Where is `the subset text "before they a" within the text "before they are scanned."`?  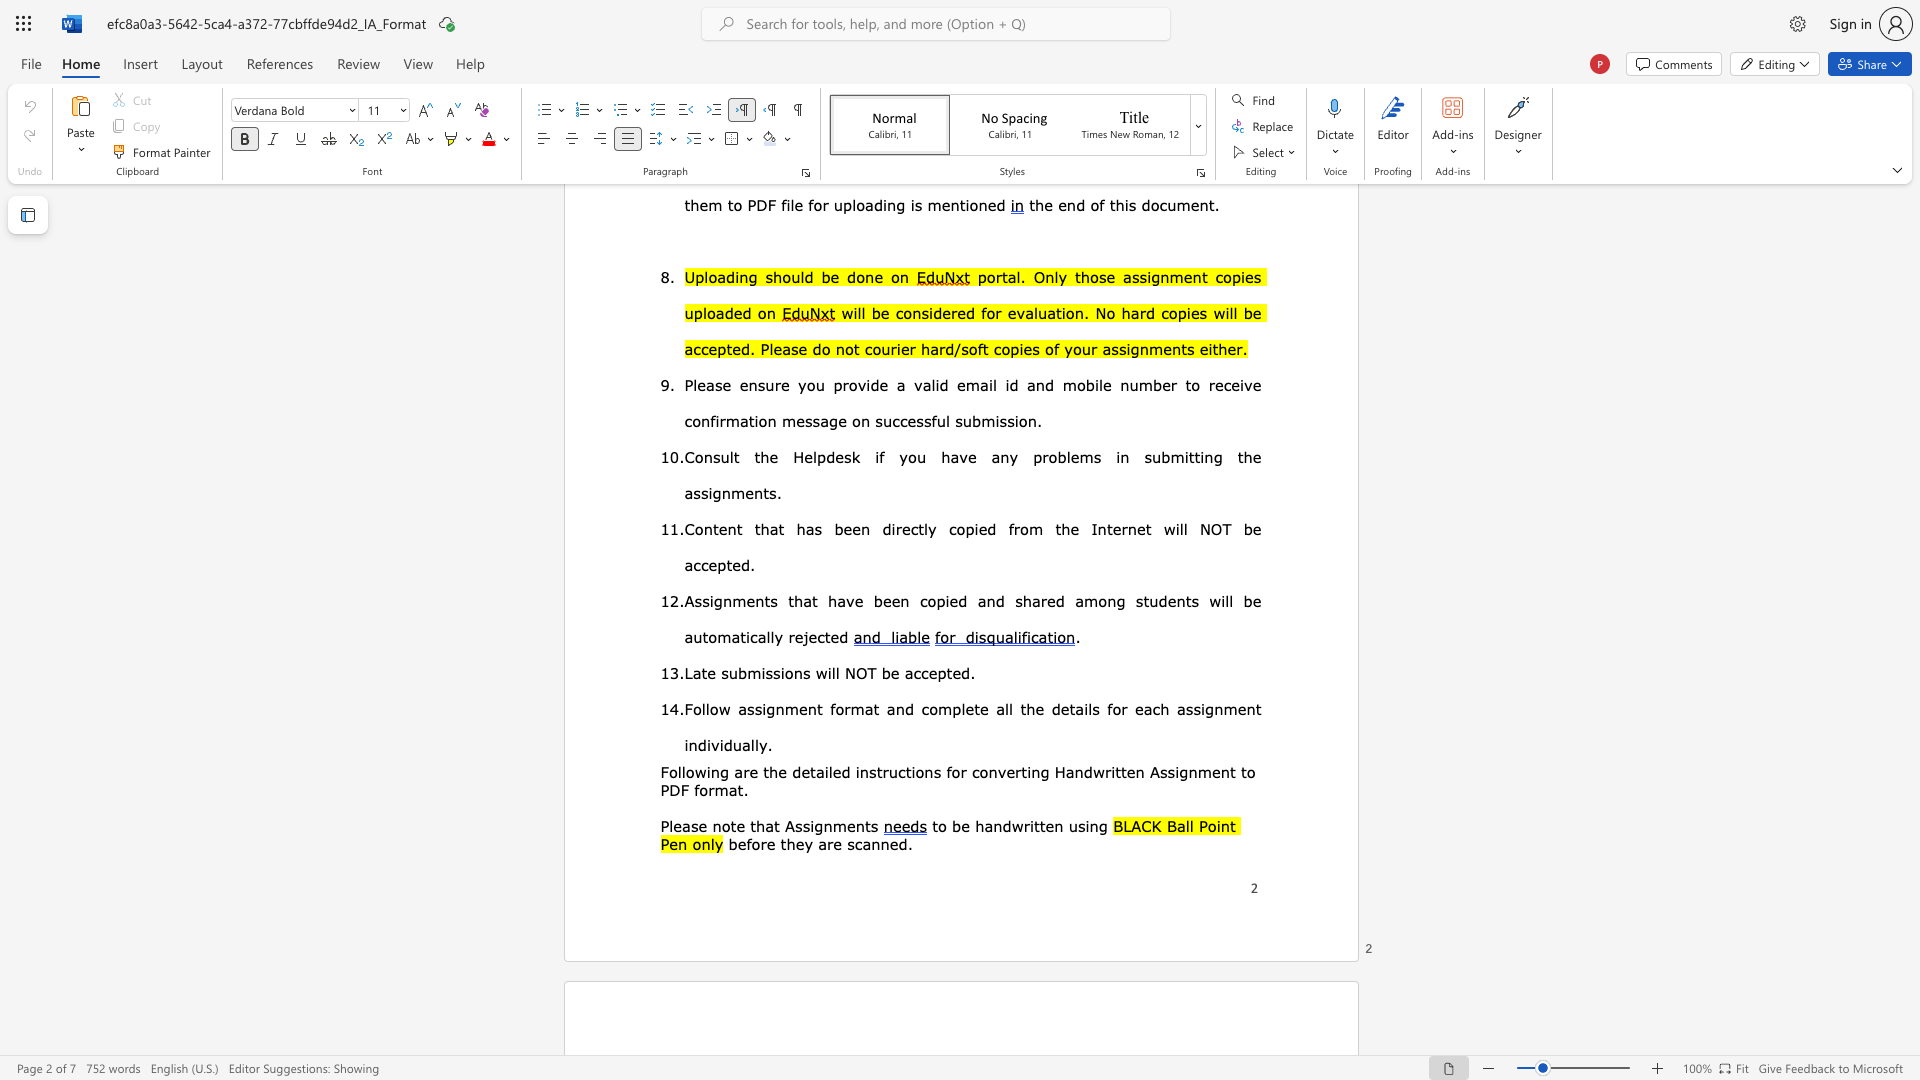 the subset text "before they a" within the text "before they are scanned." is located at coordinates (727, 844).